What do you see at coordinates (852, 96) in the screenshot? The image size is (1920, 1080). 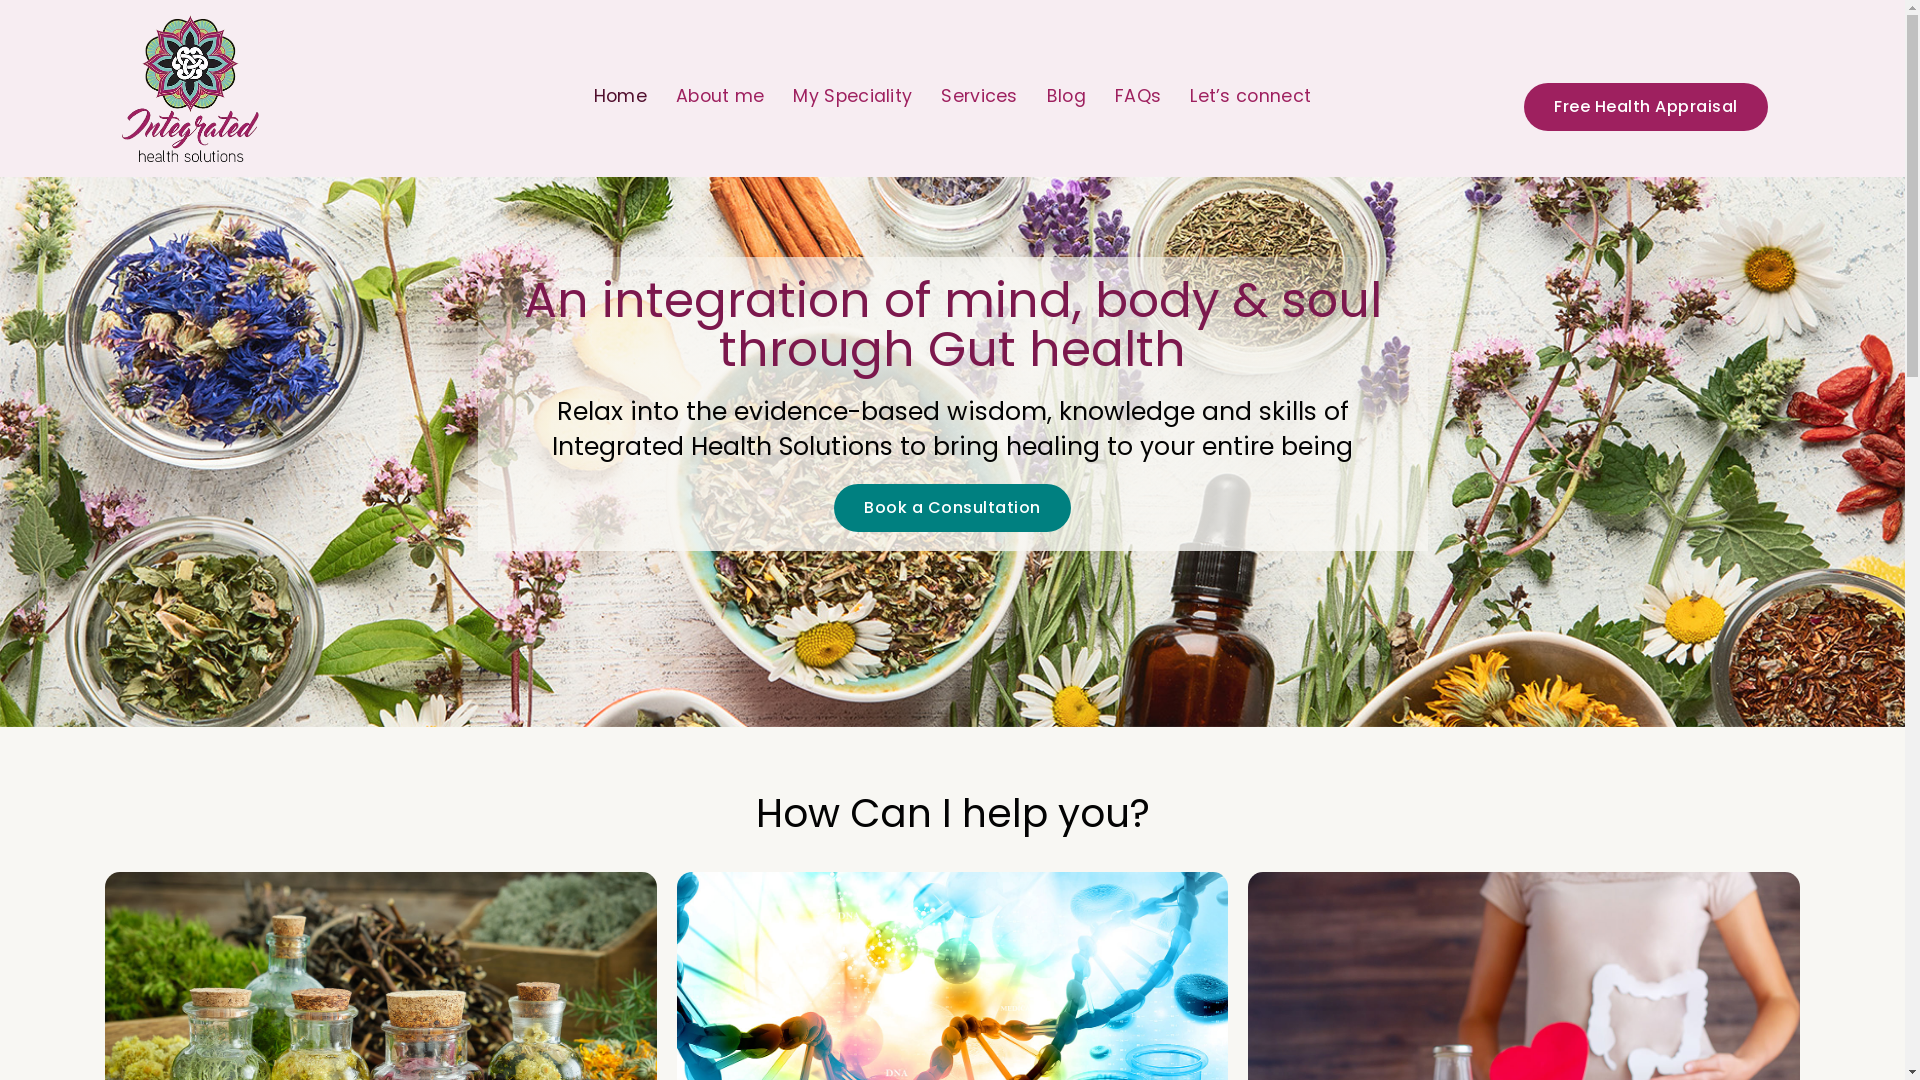 I see `'My Speciality'` at bounding box center [852, 96].